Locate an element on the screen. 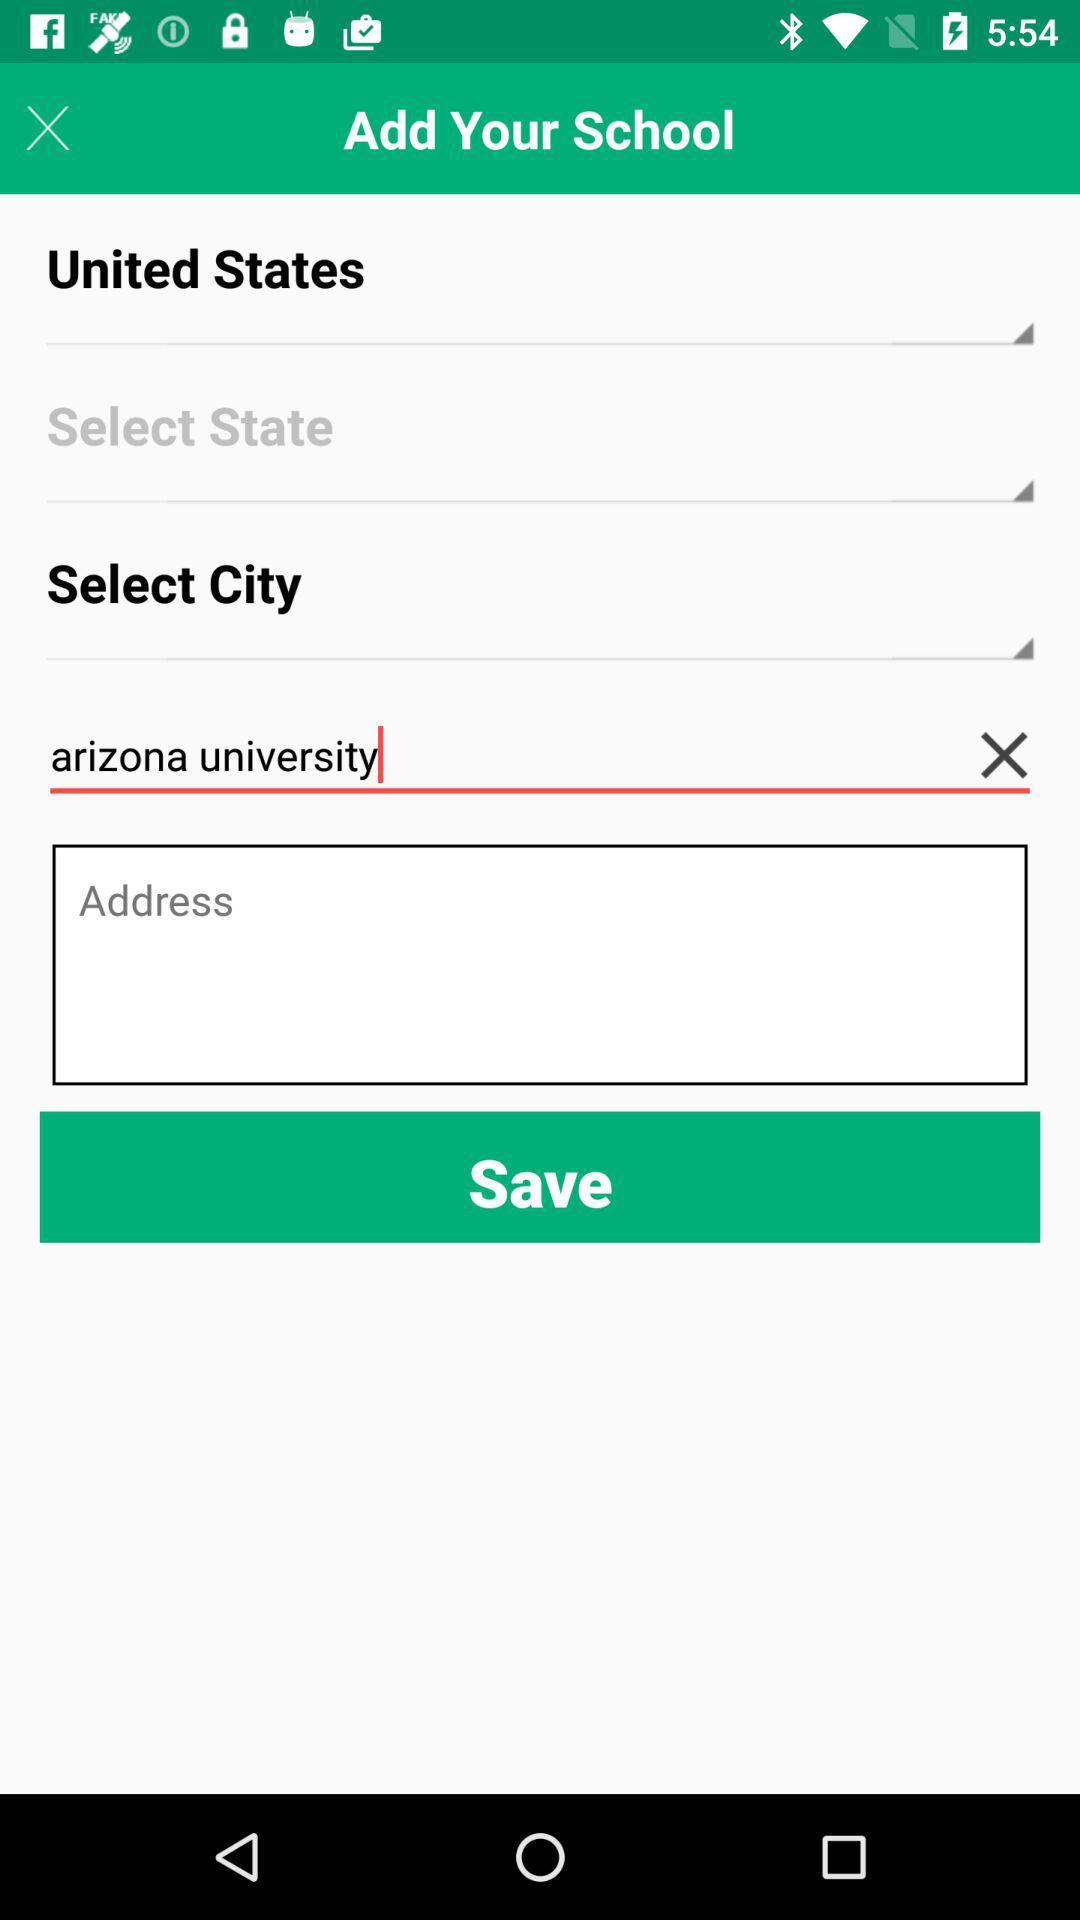 The image size is (1080, 1920). the icon above select state is located at coordinates (540, 285).